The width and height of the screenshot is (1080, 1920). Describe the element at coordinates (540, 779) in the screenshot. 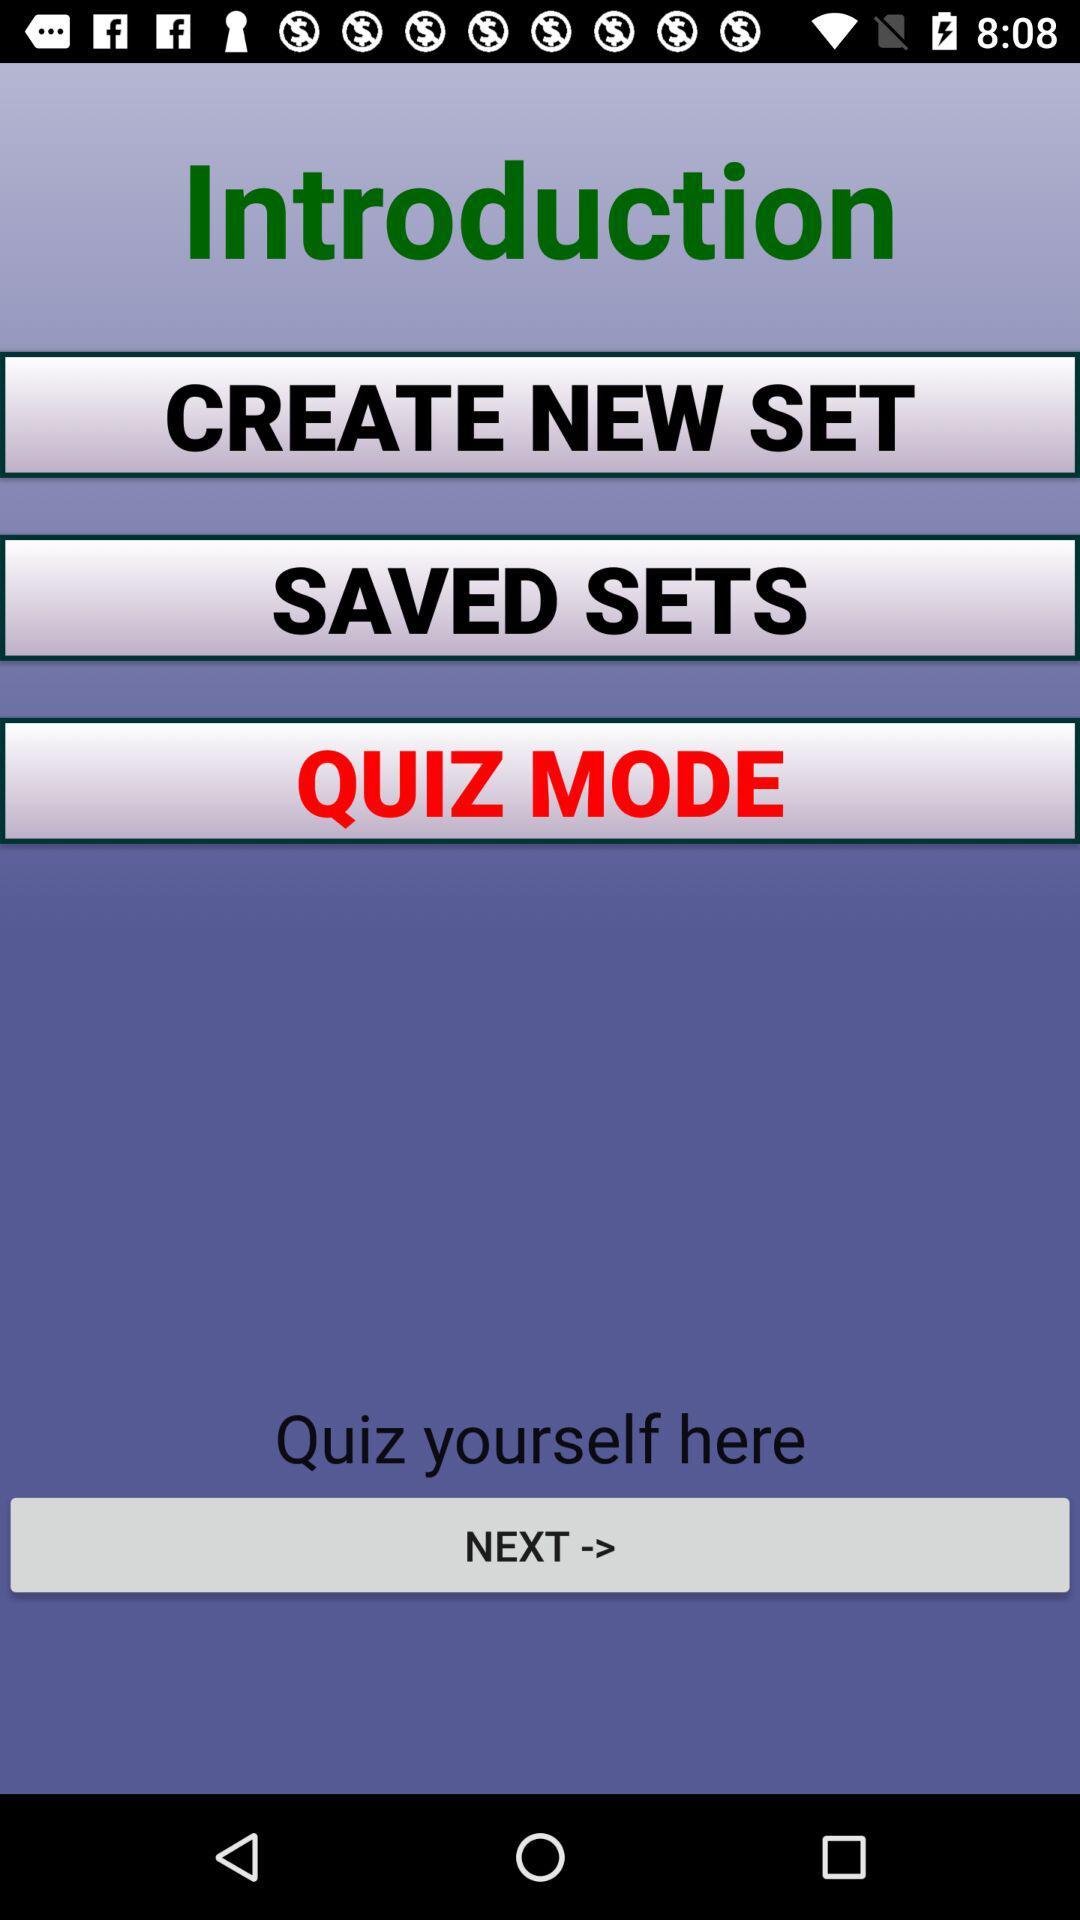

I see `item above quiz yourself here icon` at that location.